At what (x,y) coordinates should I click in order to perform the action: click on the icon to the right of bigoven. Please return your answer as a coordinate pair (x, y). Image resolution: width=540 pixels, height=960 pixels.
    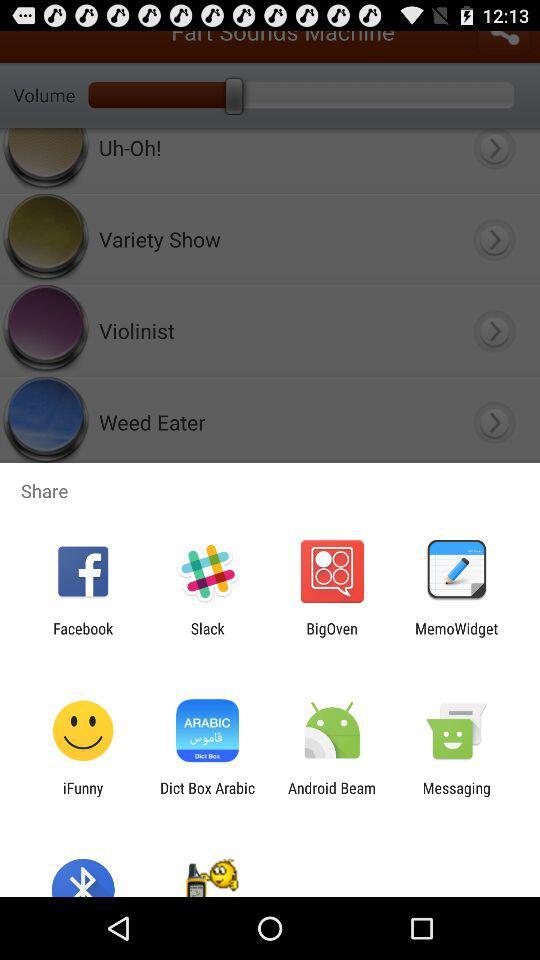
    Looking at the image, I should click on (456, 636).